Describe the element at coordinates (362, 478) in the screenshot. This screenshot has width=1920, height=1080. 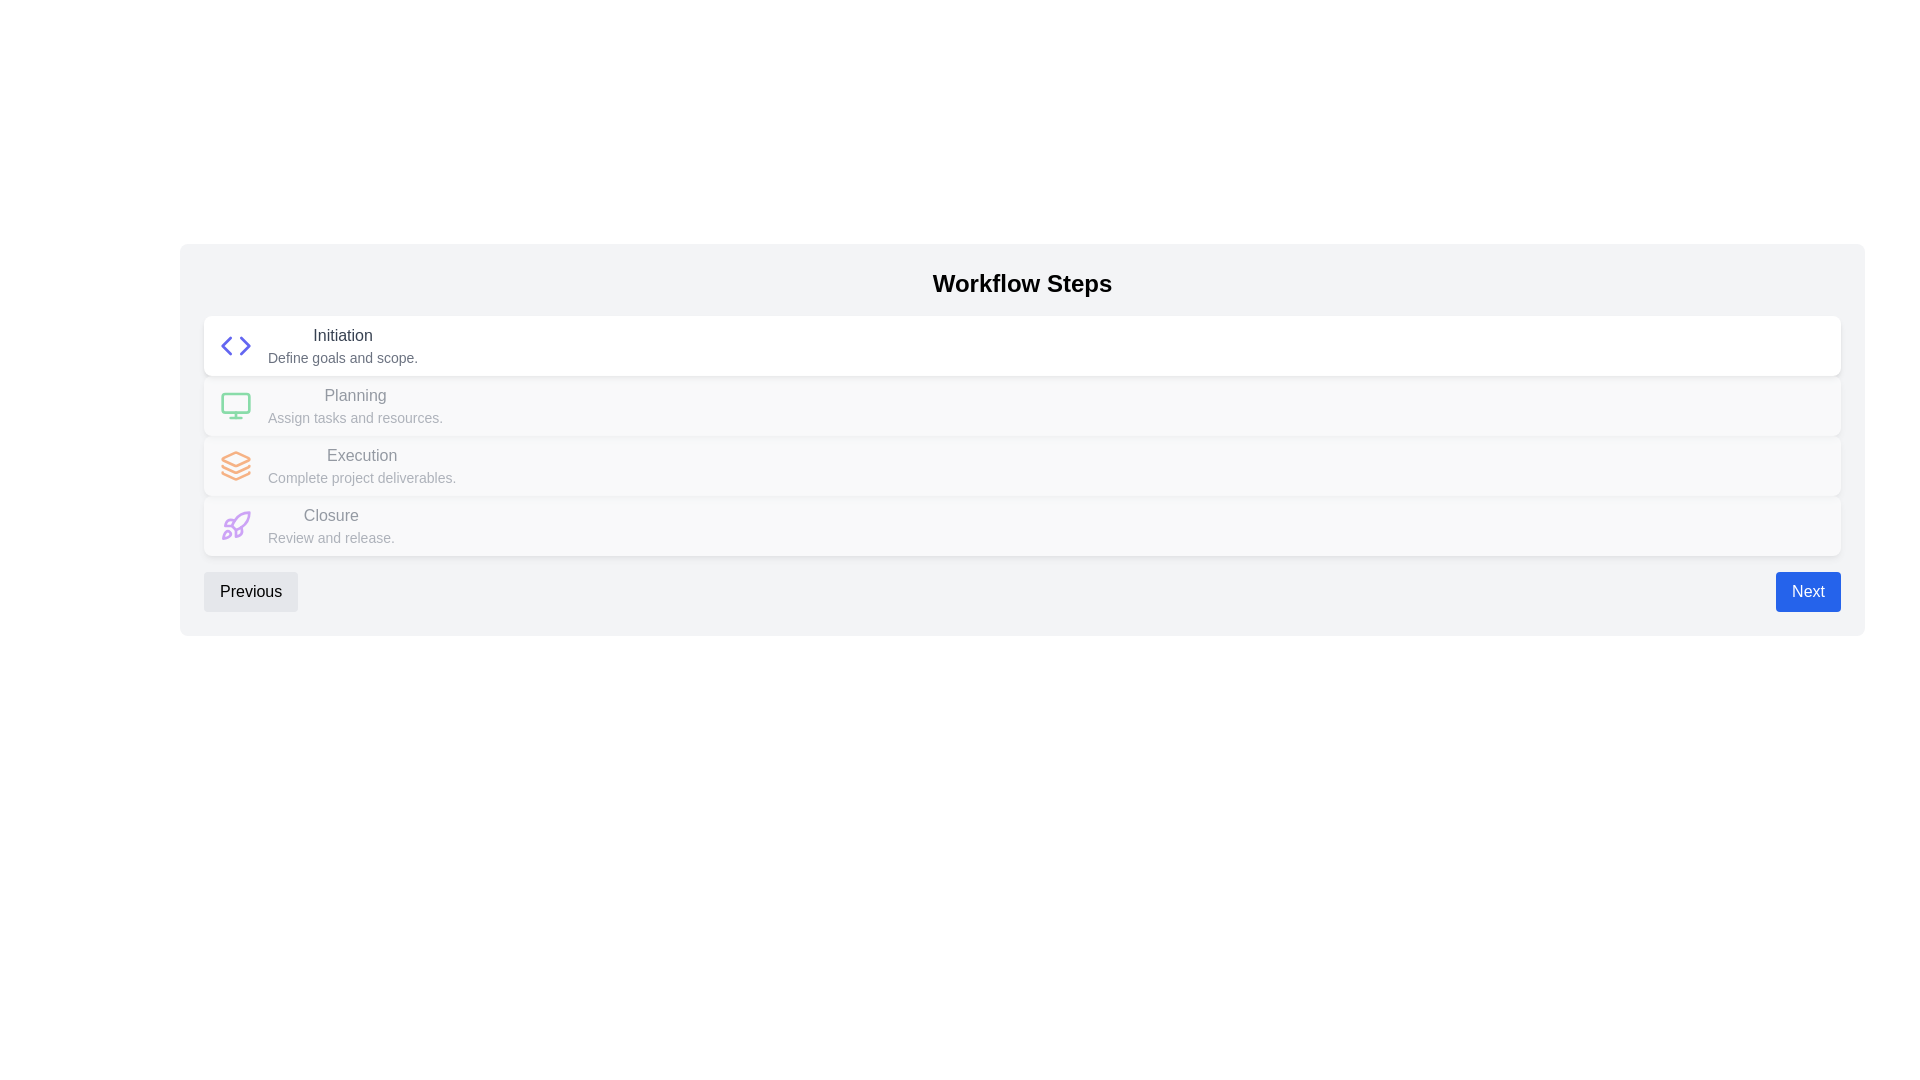
I see `the Text Label displaying 'Complete project deliverables.' which is positioned below the 'Execution' title in the workflow steps list` at that location.